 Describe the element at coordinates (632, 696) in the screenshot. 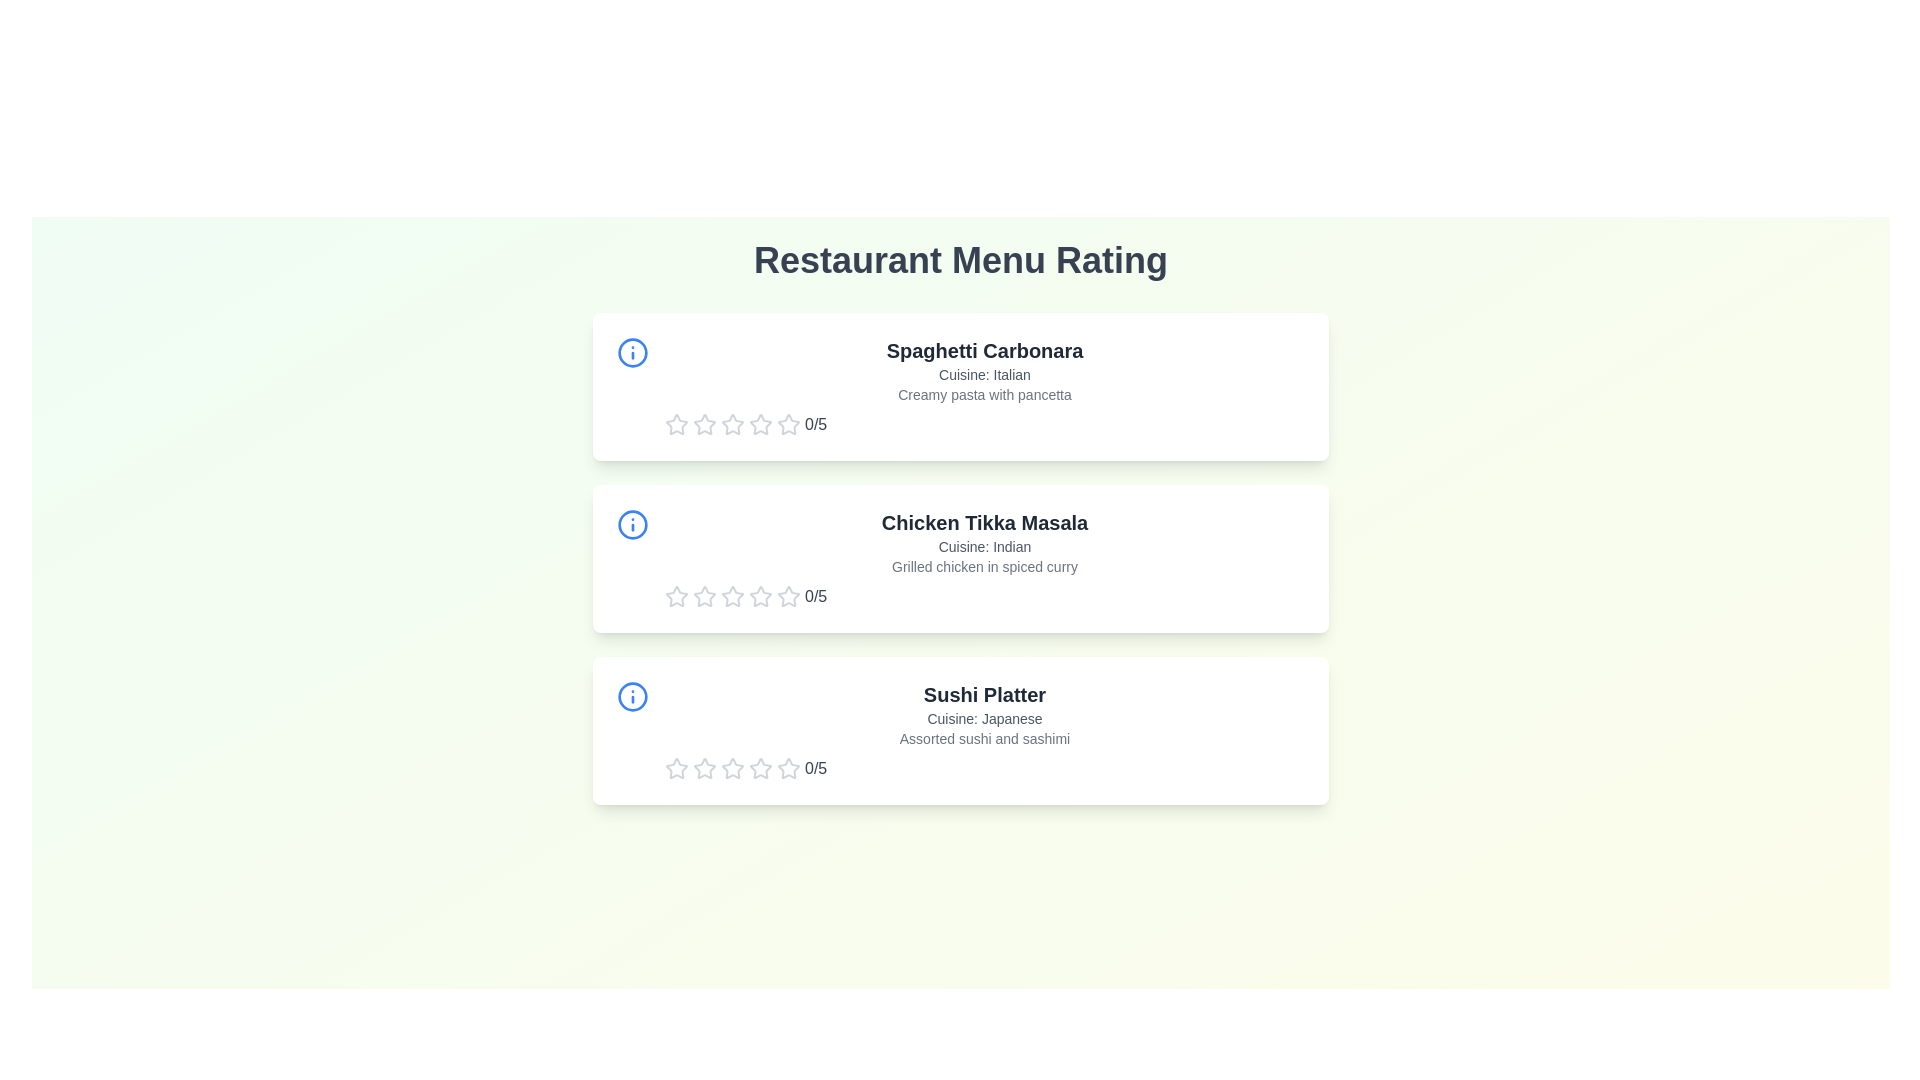

I see `the information icon for the menu item Sushi Platter` at that location.